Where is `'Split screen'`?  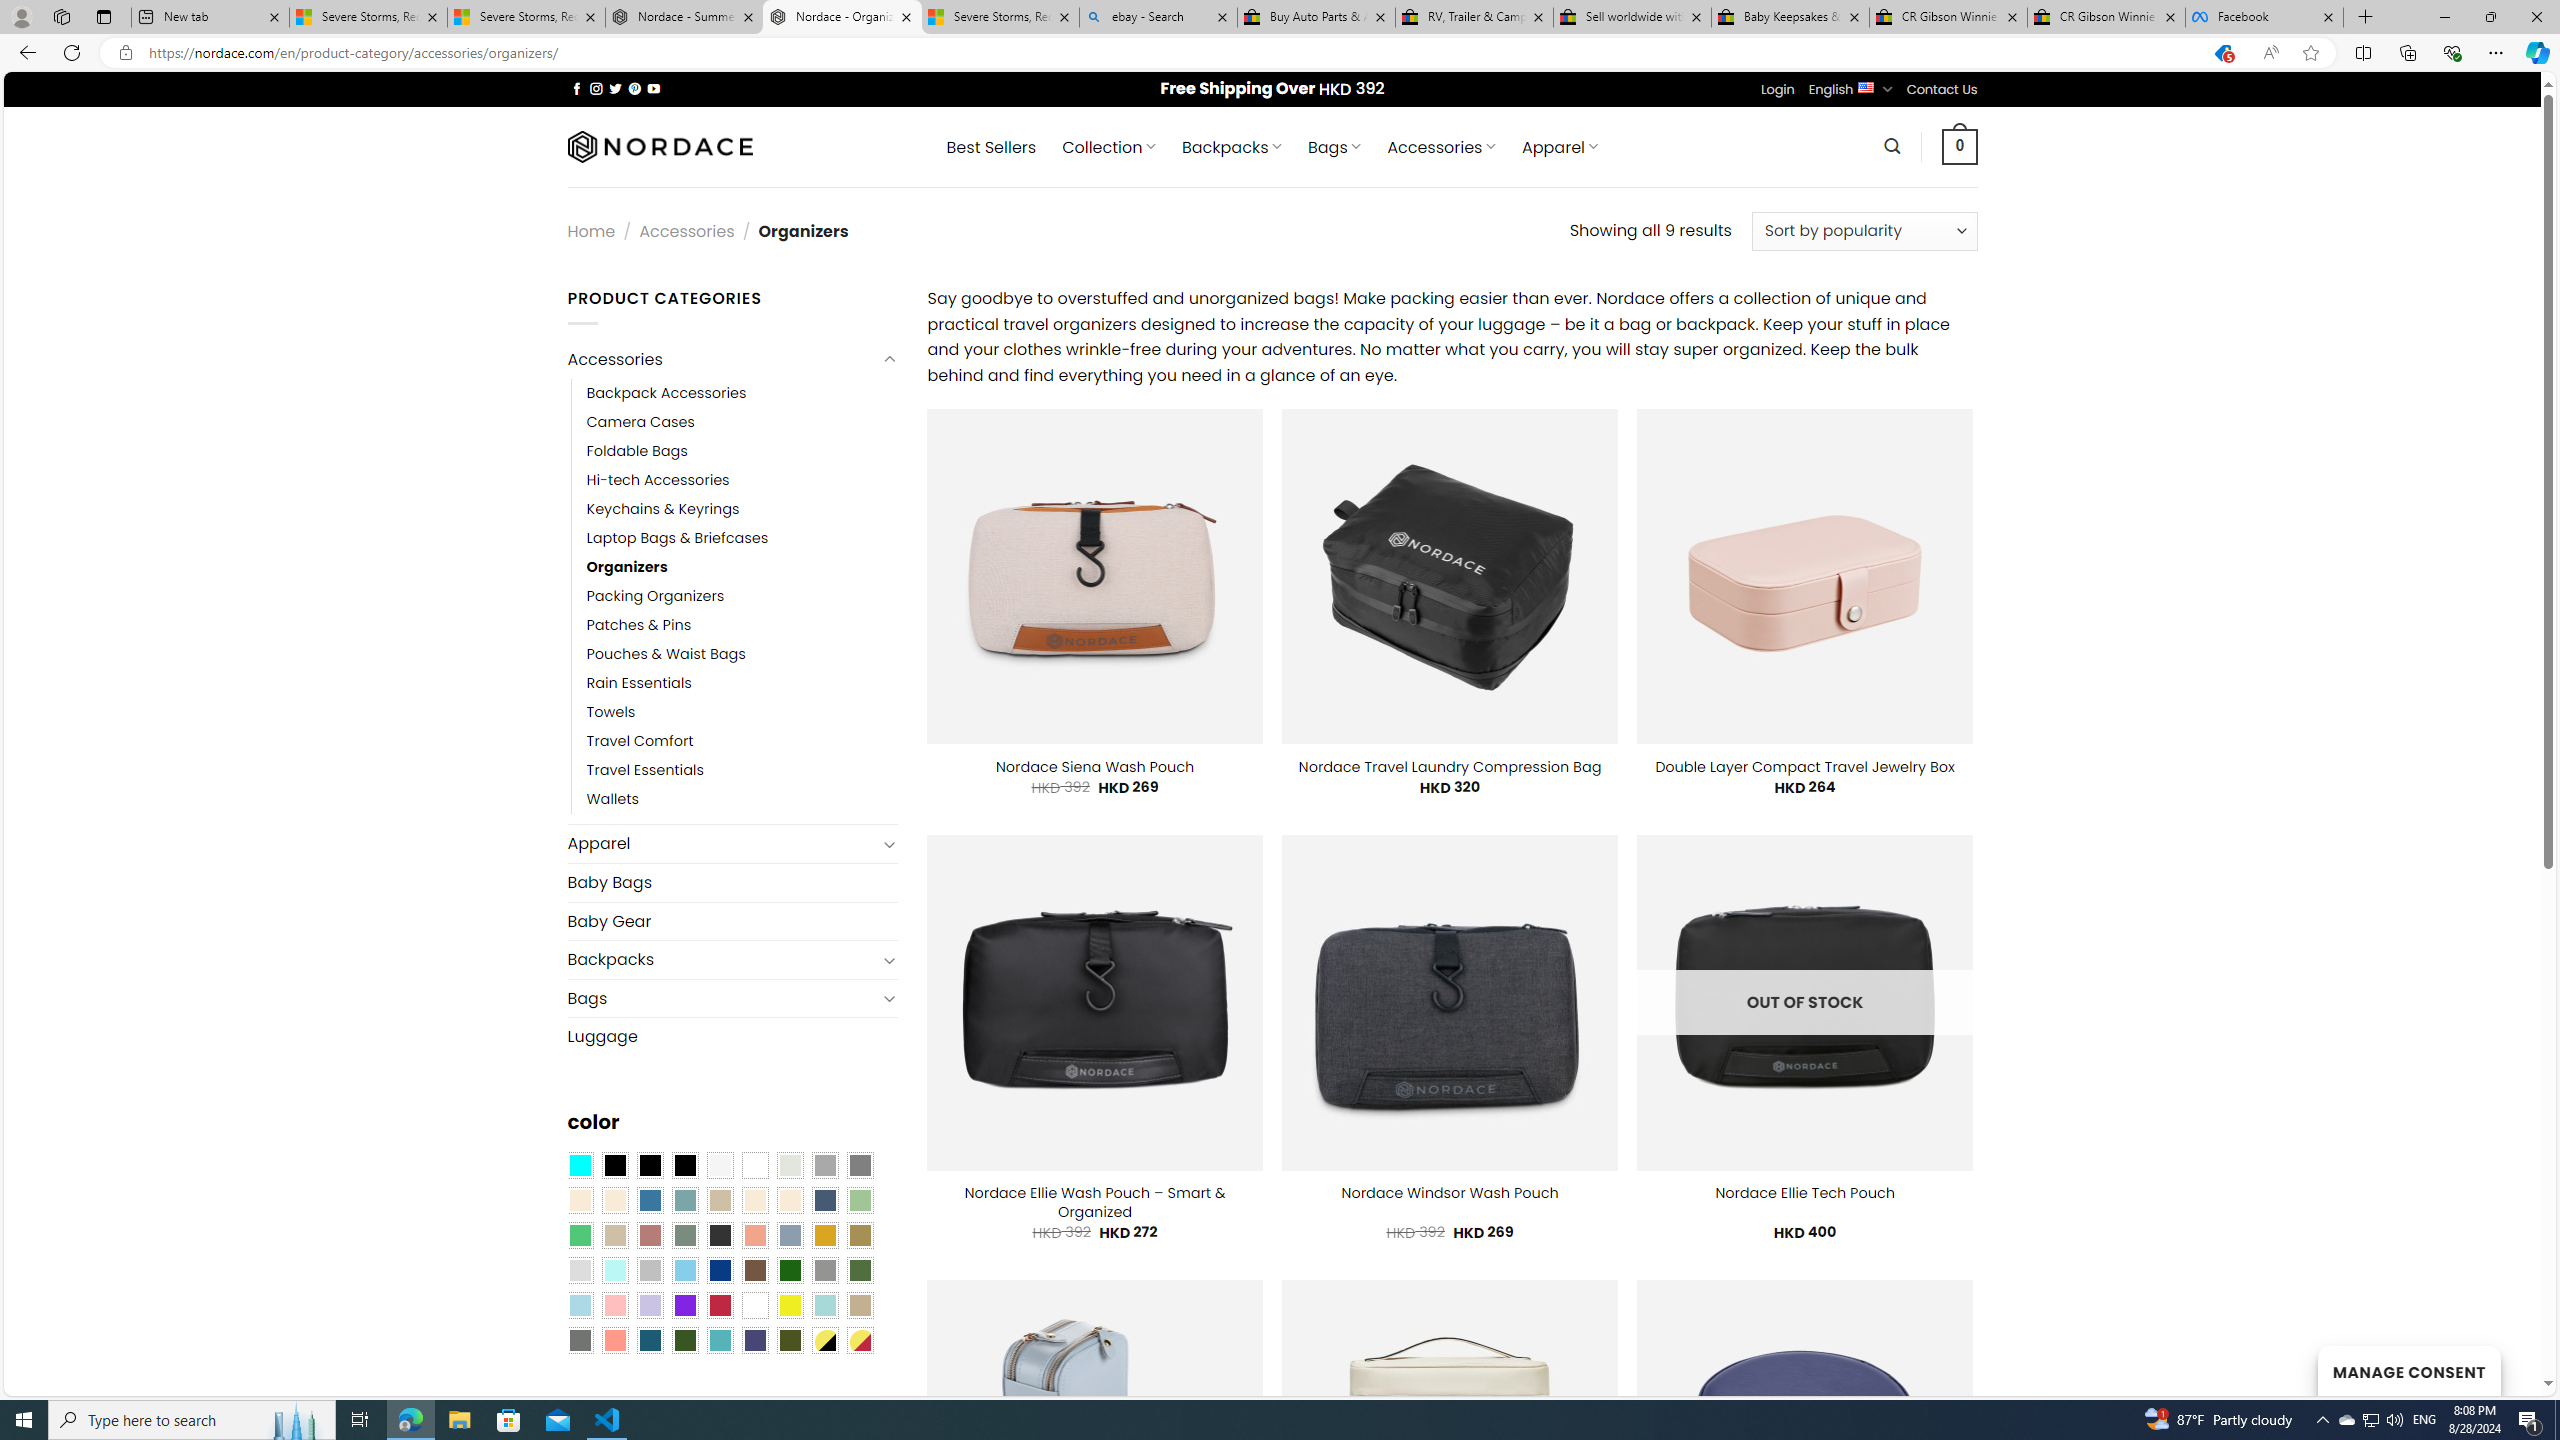 'Split screen' is located at coordinates (2364, 51).